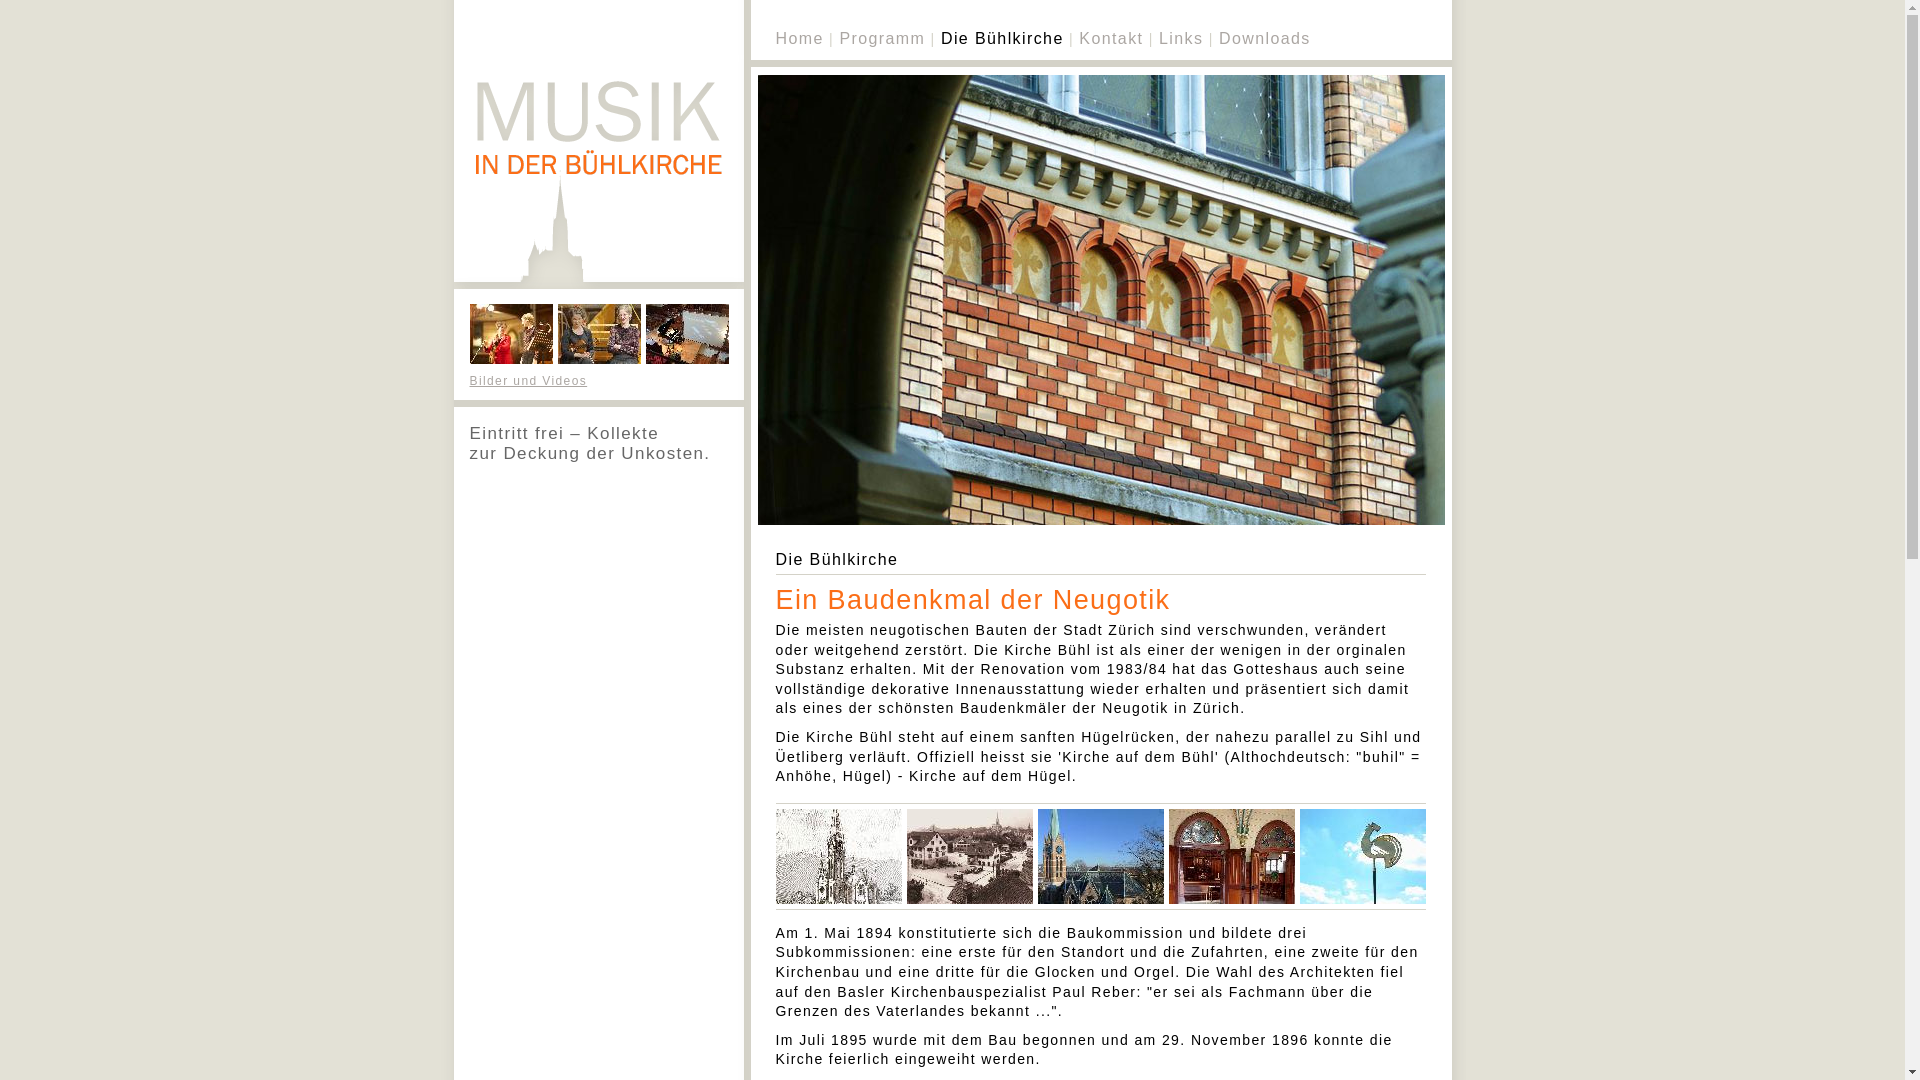  What do you see at coordinates (528, 381) in the screenshot?
I see `'Bilder und Videos'` at bounding box center [528, 381].